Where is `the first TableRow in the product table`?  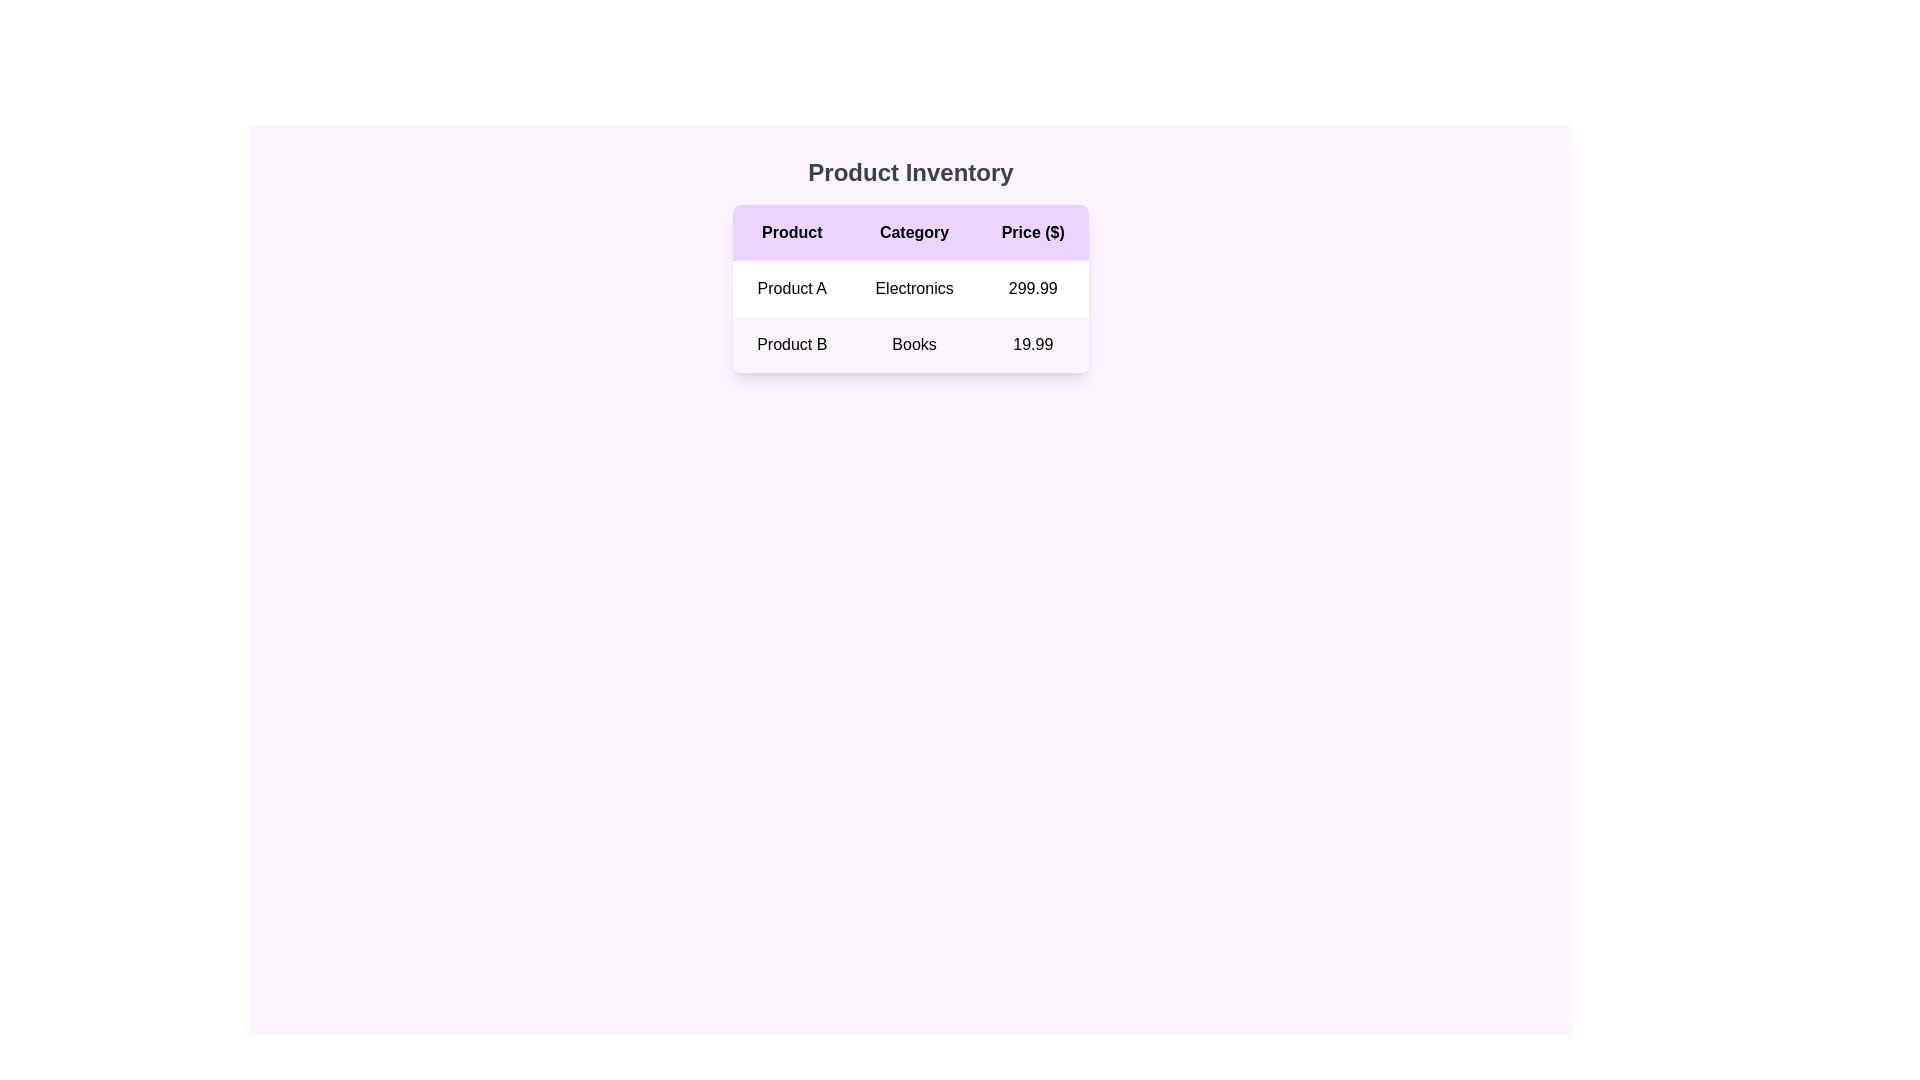
the first TableRow in the product table is located at coordinates (910, 315).